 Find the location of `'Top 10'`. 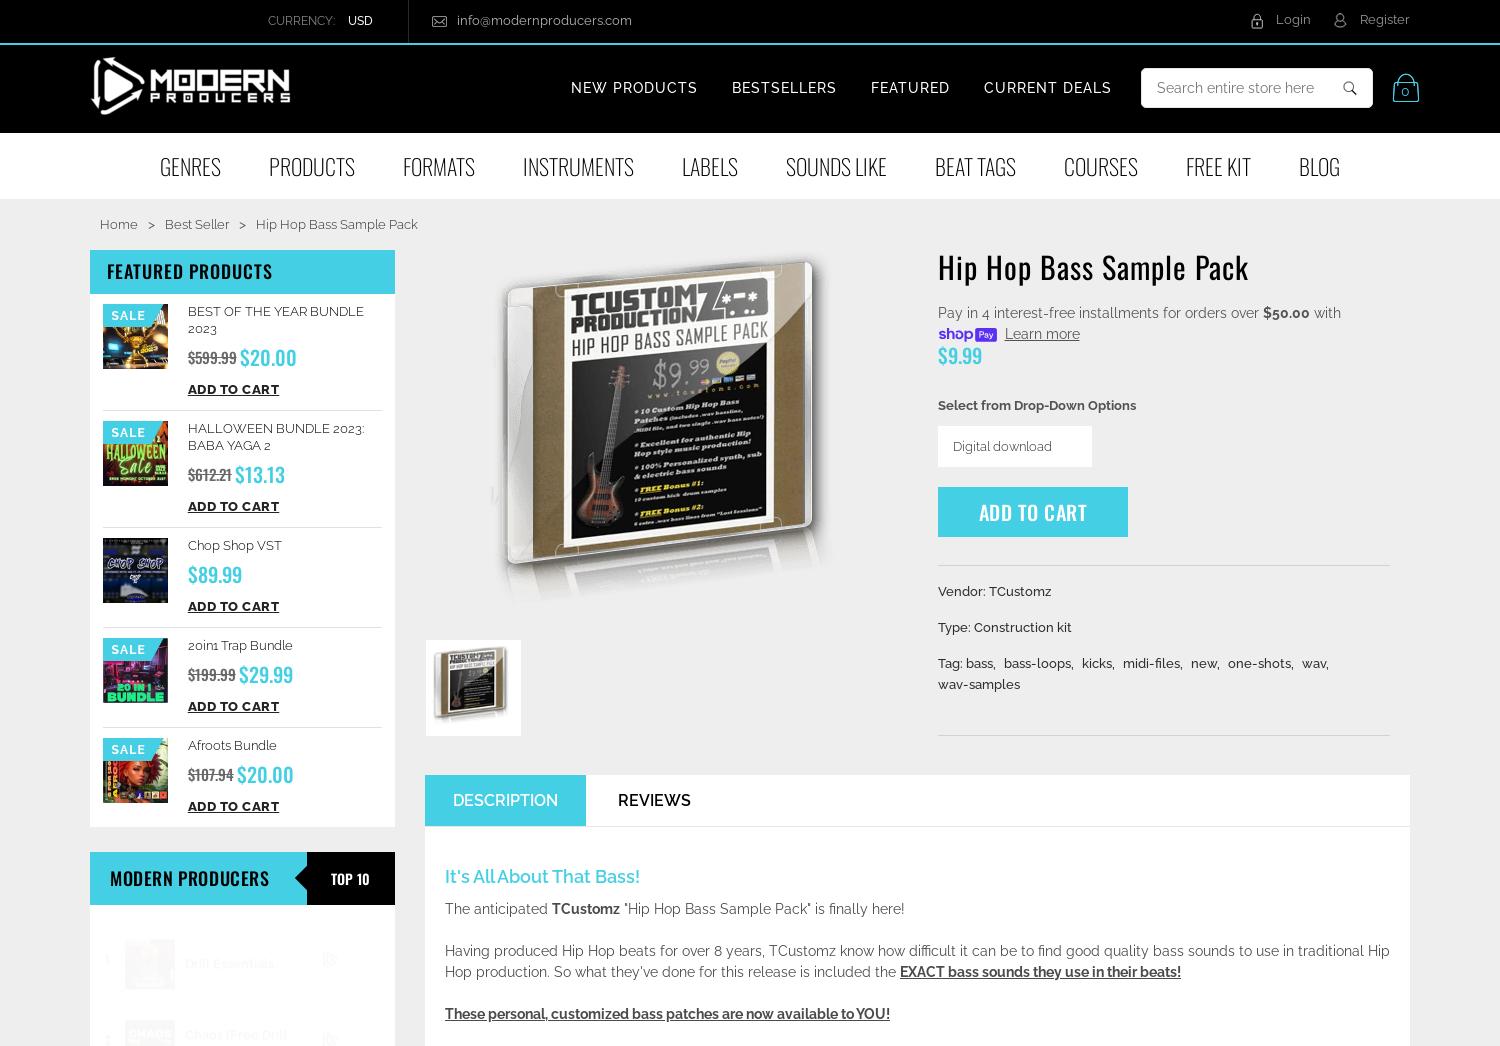

'Top 10' is located at coordinates (330, 876).